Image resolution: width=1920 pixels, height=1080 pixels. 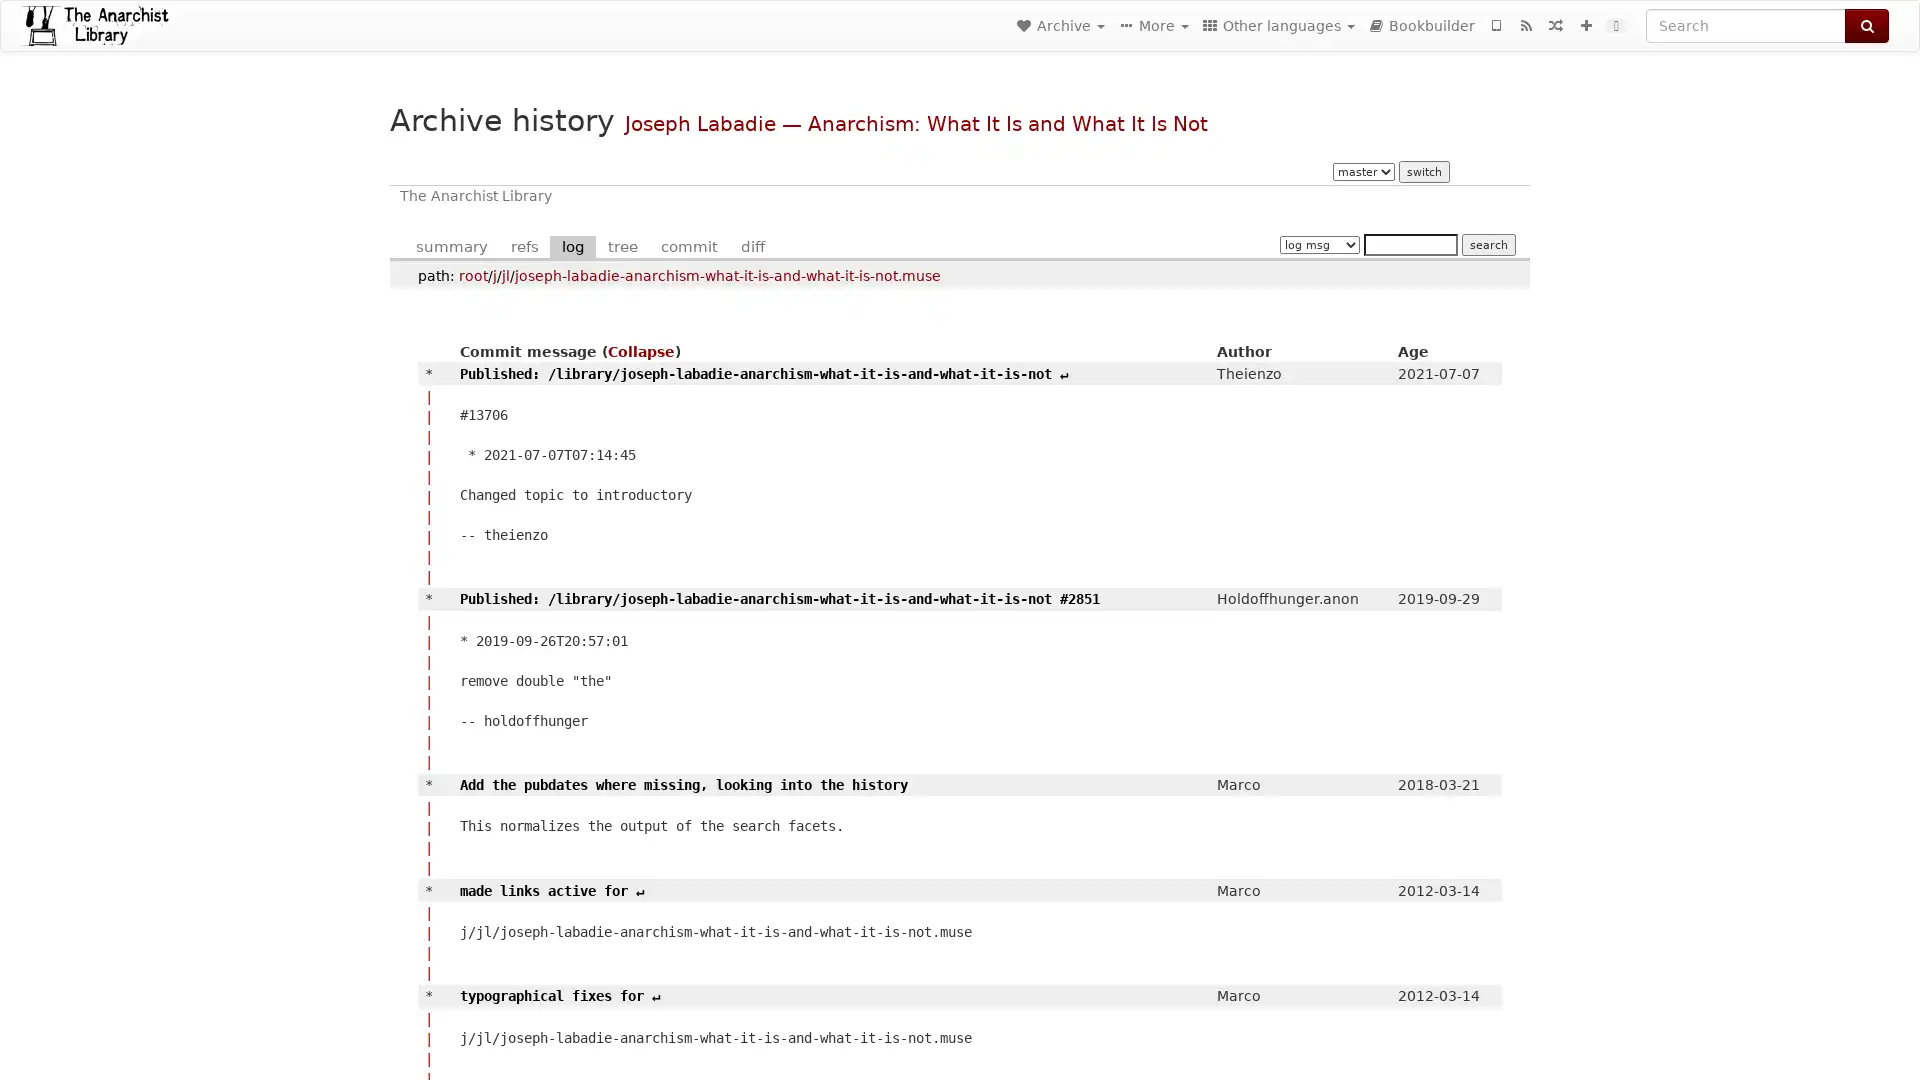 What do you see at coordinates (1866, 26) in the screenshot?
I see `Search` at bounding box center [1866, 26].